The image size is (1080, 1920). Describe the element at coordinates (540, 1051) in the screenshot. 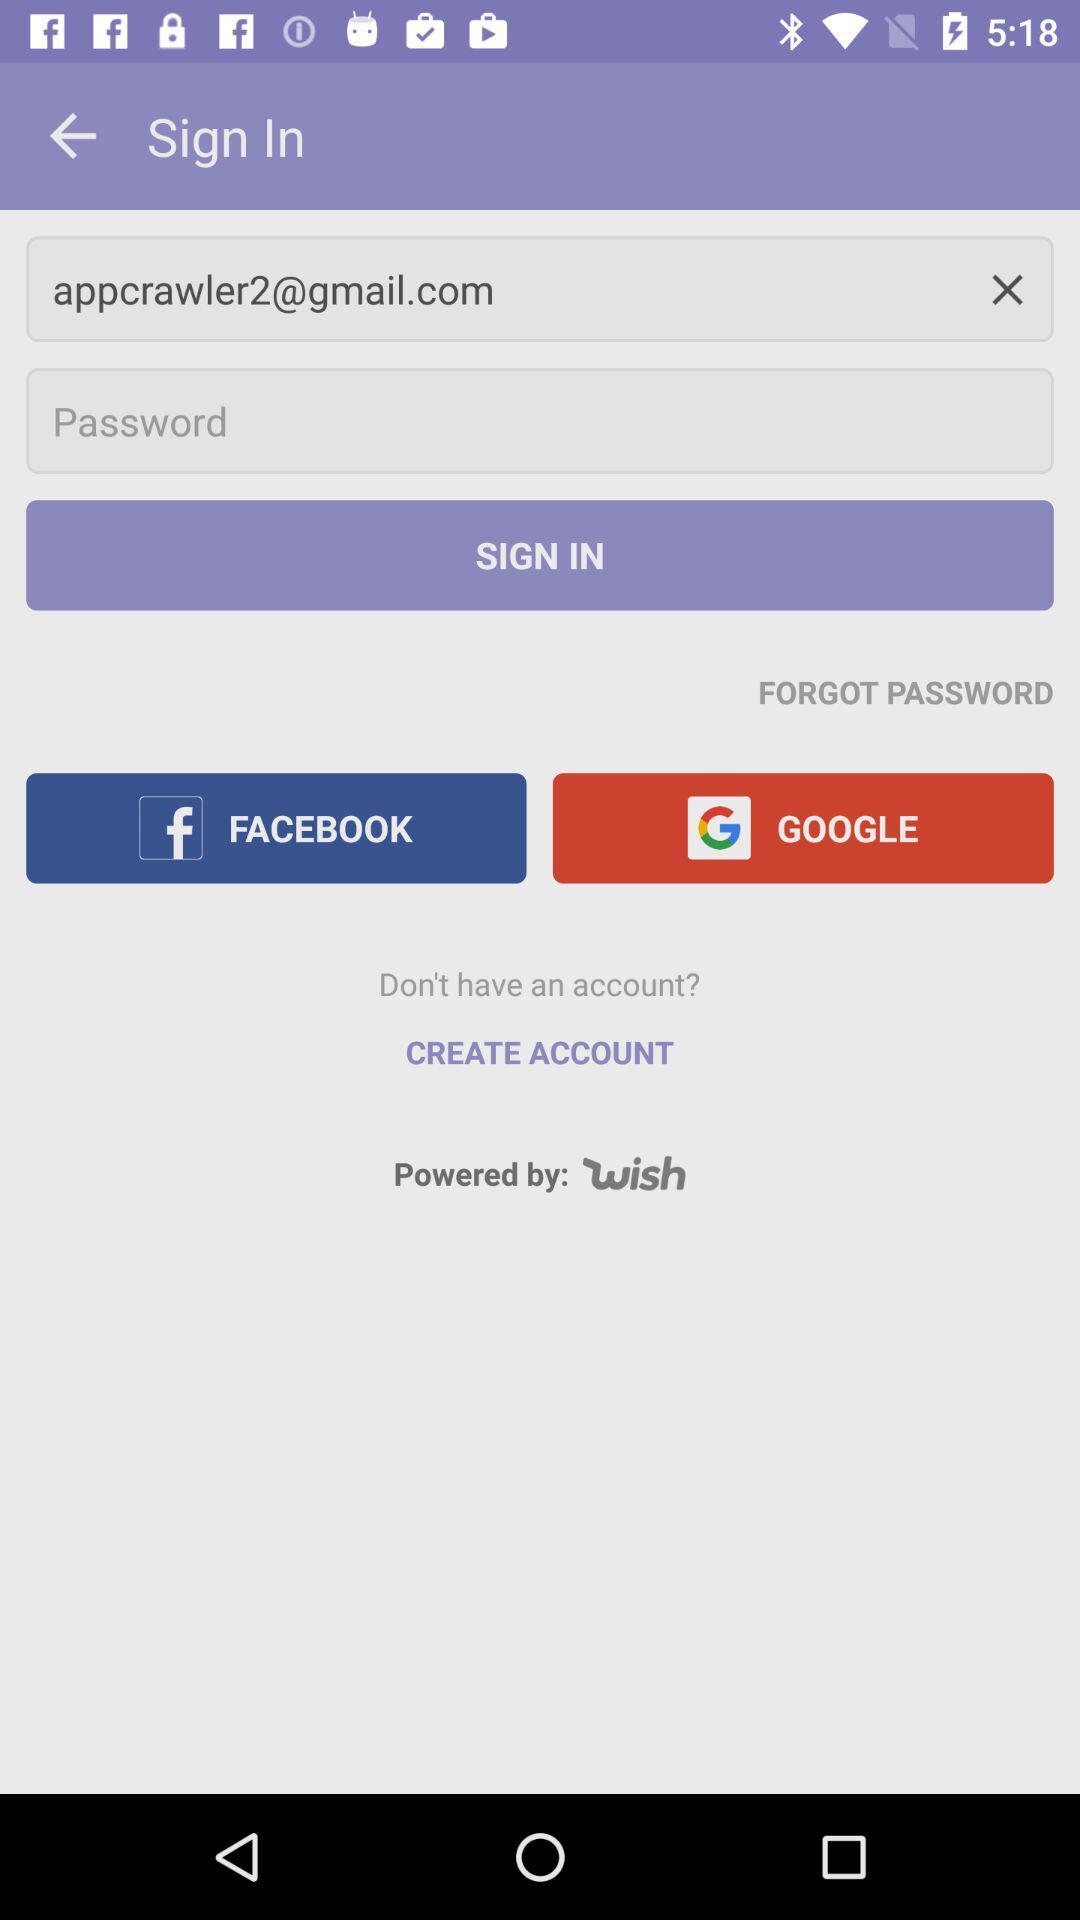

I see `item above the powered by: item` at that location.